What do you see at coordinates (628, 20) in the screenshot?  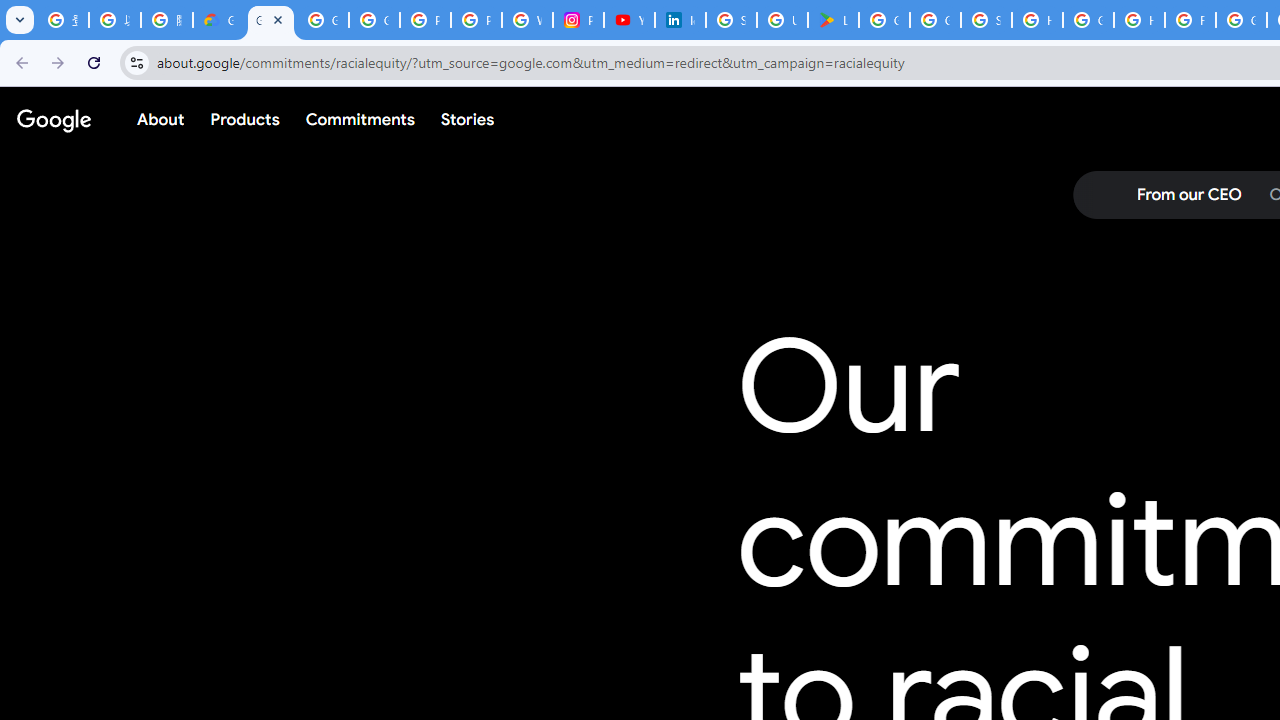 I see `'YouTube Culture & Trends - On The Rise: Handcam Videos'` at bounding box center [628, 20].